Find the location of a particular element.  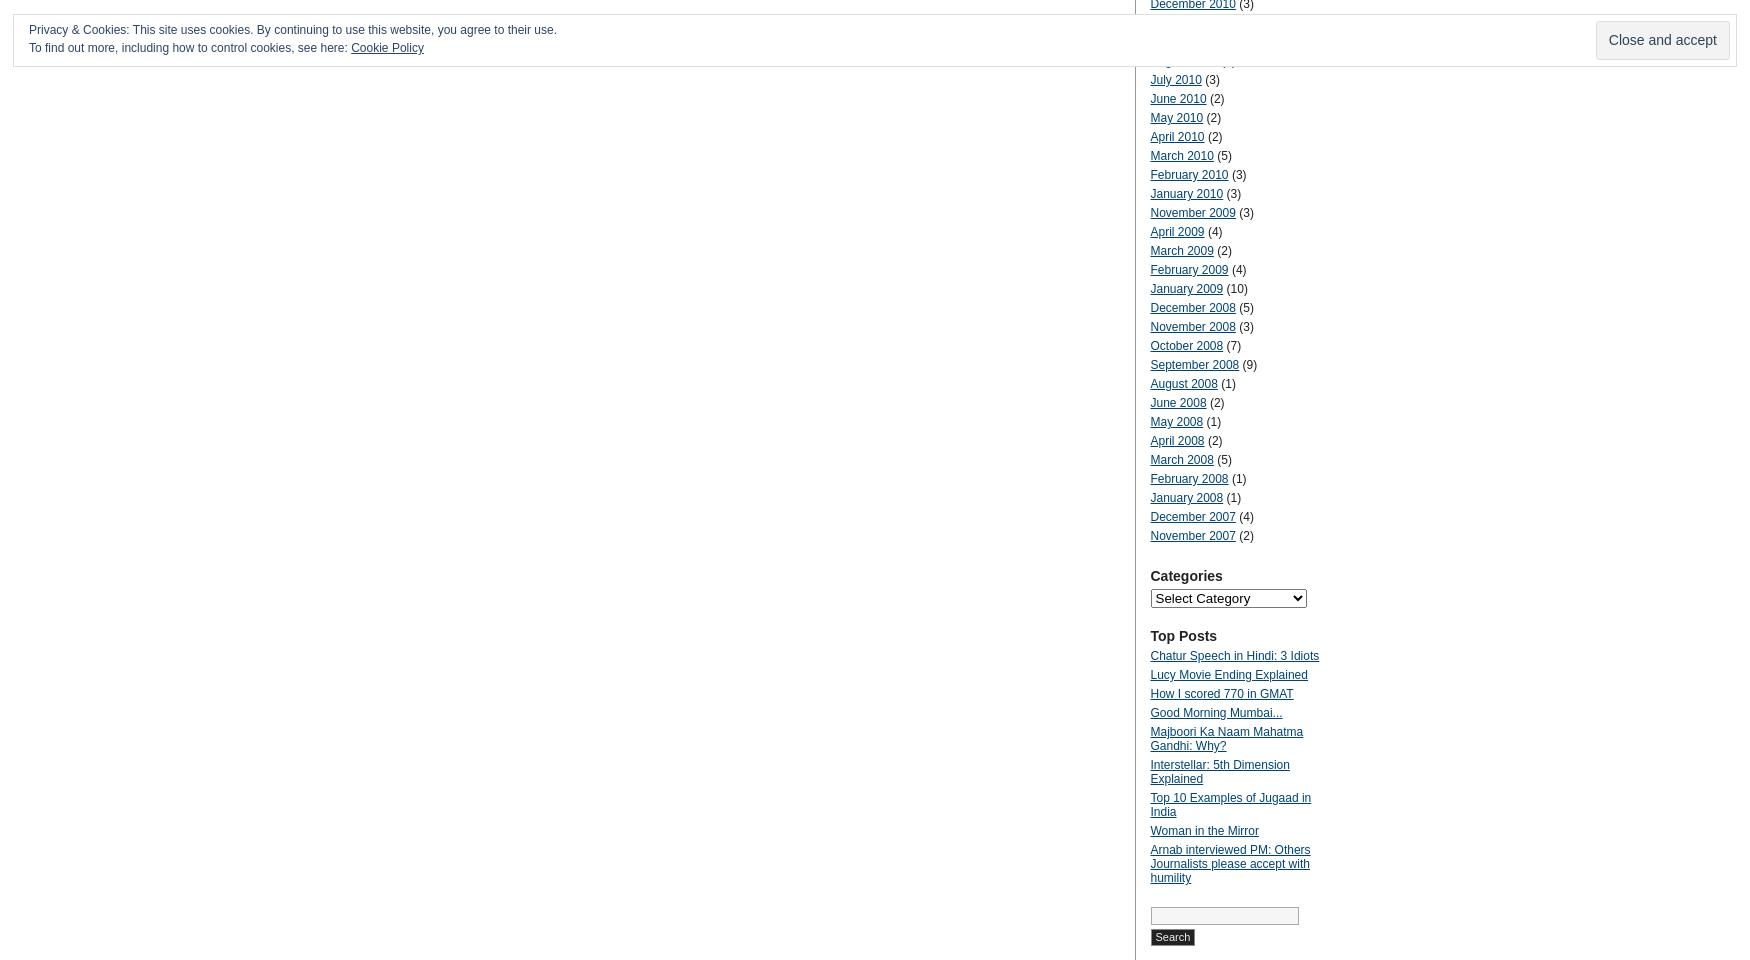

'April 2009' is located at coordinates (1176, 232).